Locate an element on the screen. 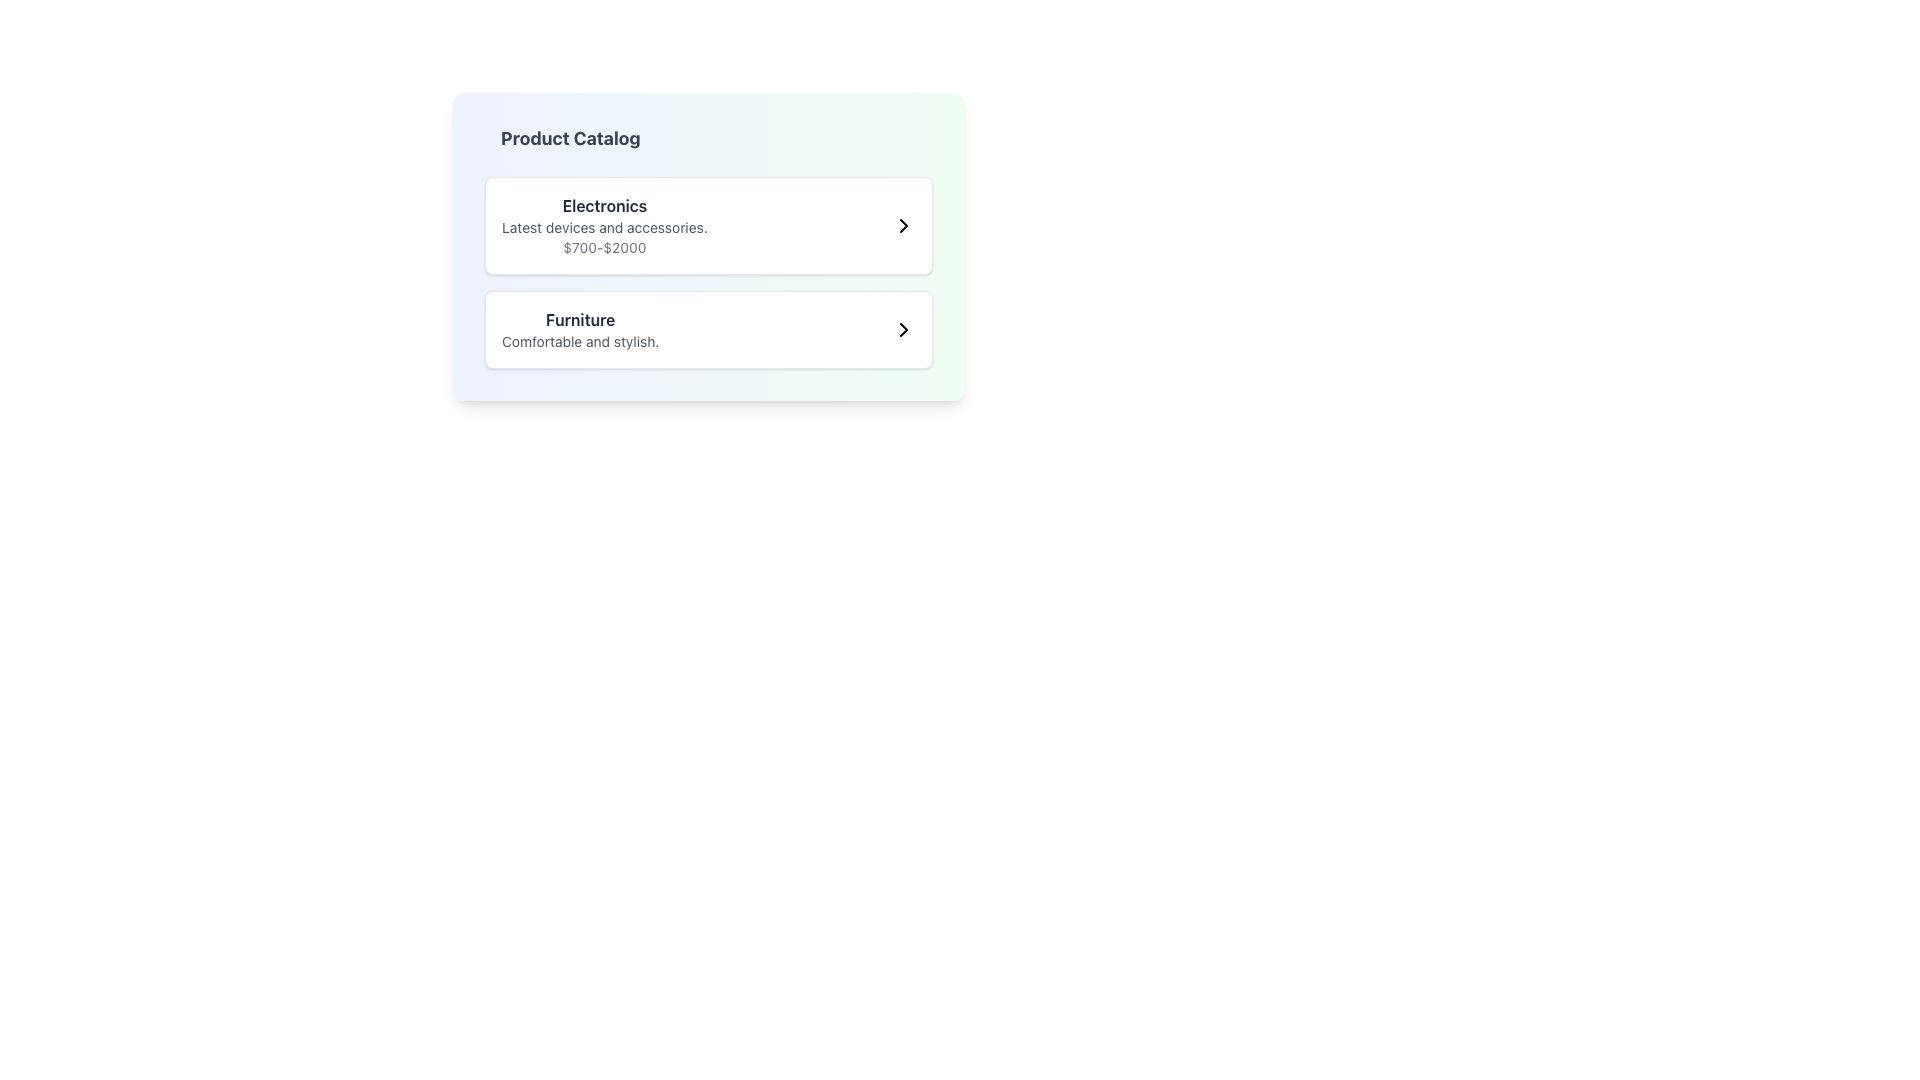  static text label displaying 'Electronics', which is positioned at the top of the content box for electronics products is located at coordinates (603, 205).